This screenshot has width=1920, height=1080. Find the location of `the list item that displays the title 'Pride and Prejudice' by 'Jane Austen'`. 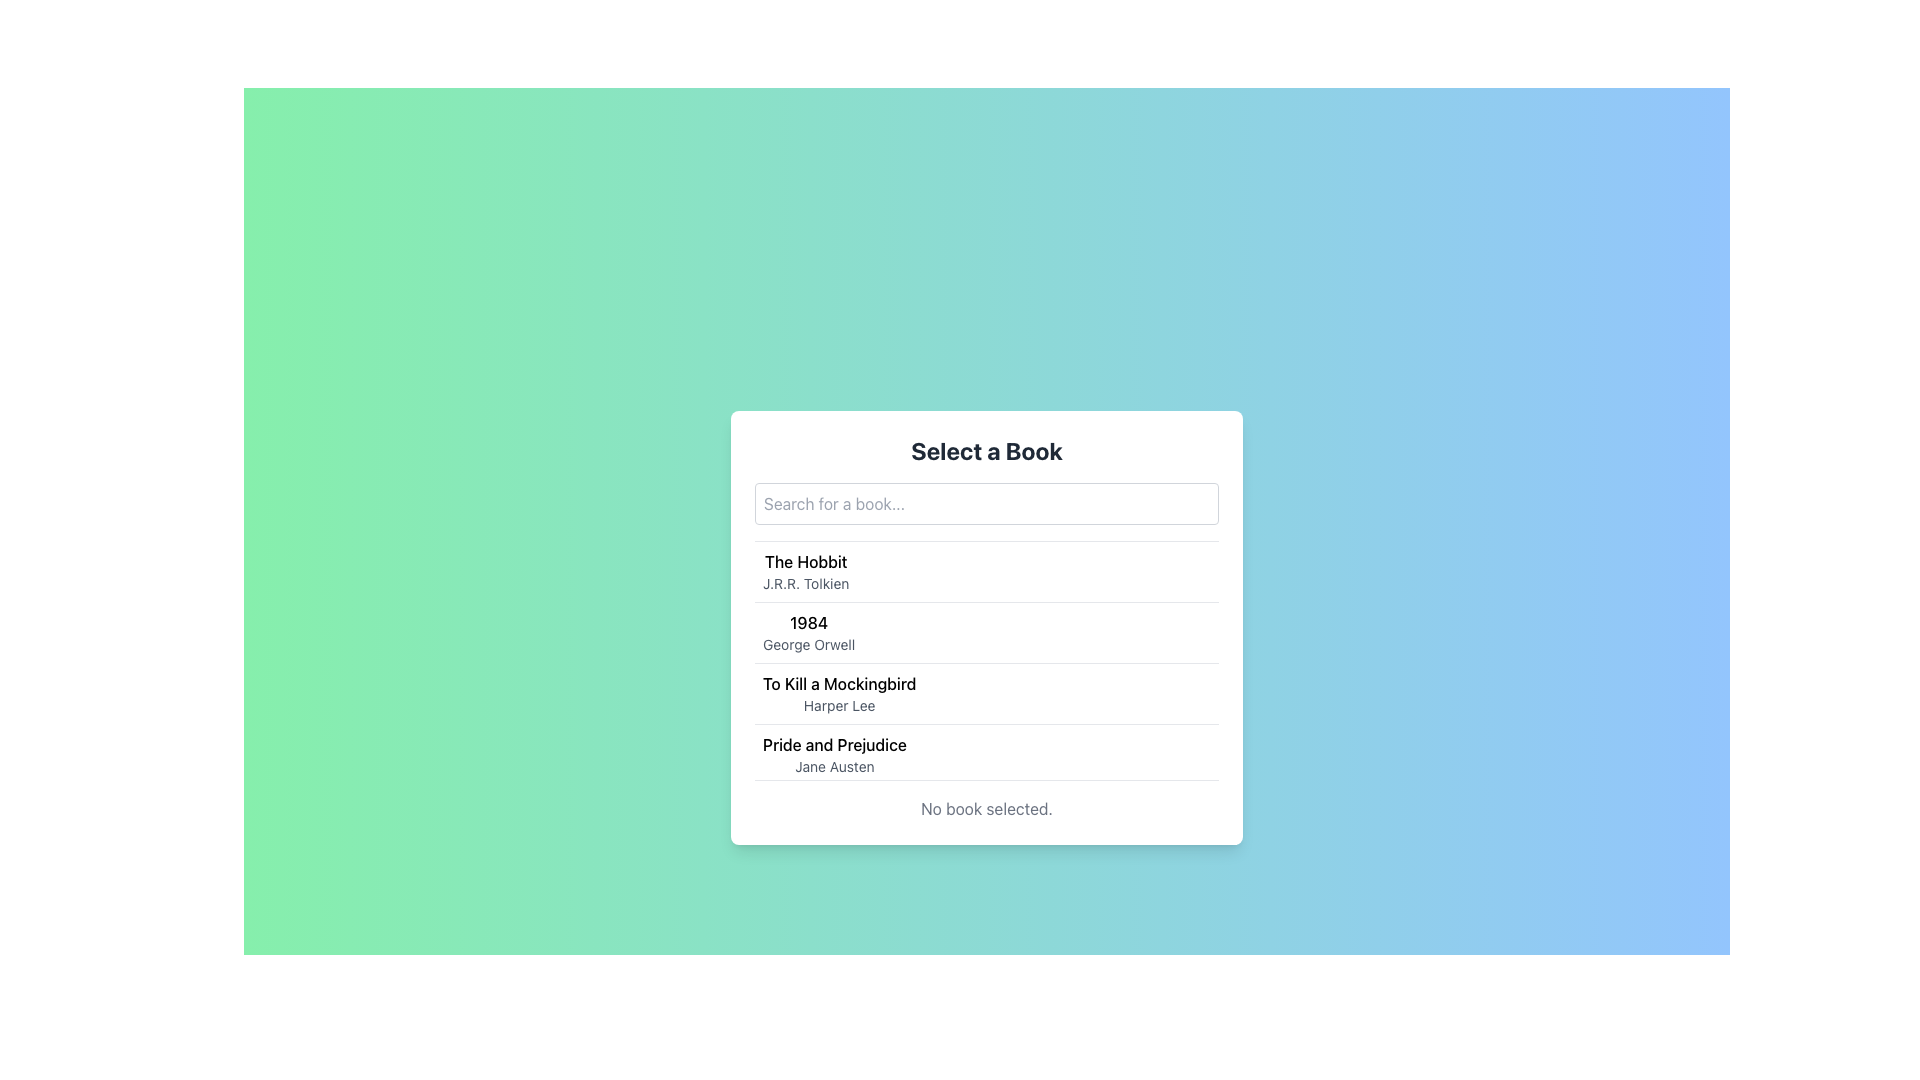

the list item that displays the title 'Pride and Prejudice' by 'Jane Austen' is located at coordinates (987, 753).